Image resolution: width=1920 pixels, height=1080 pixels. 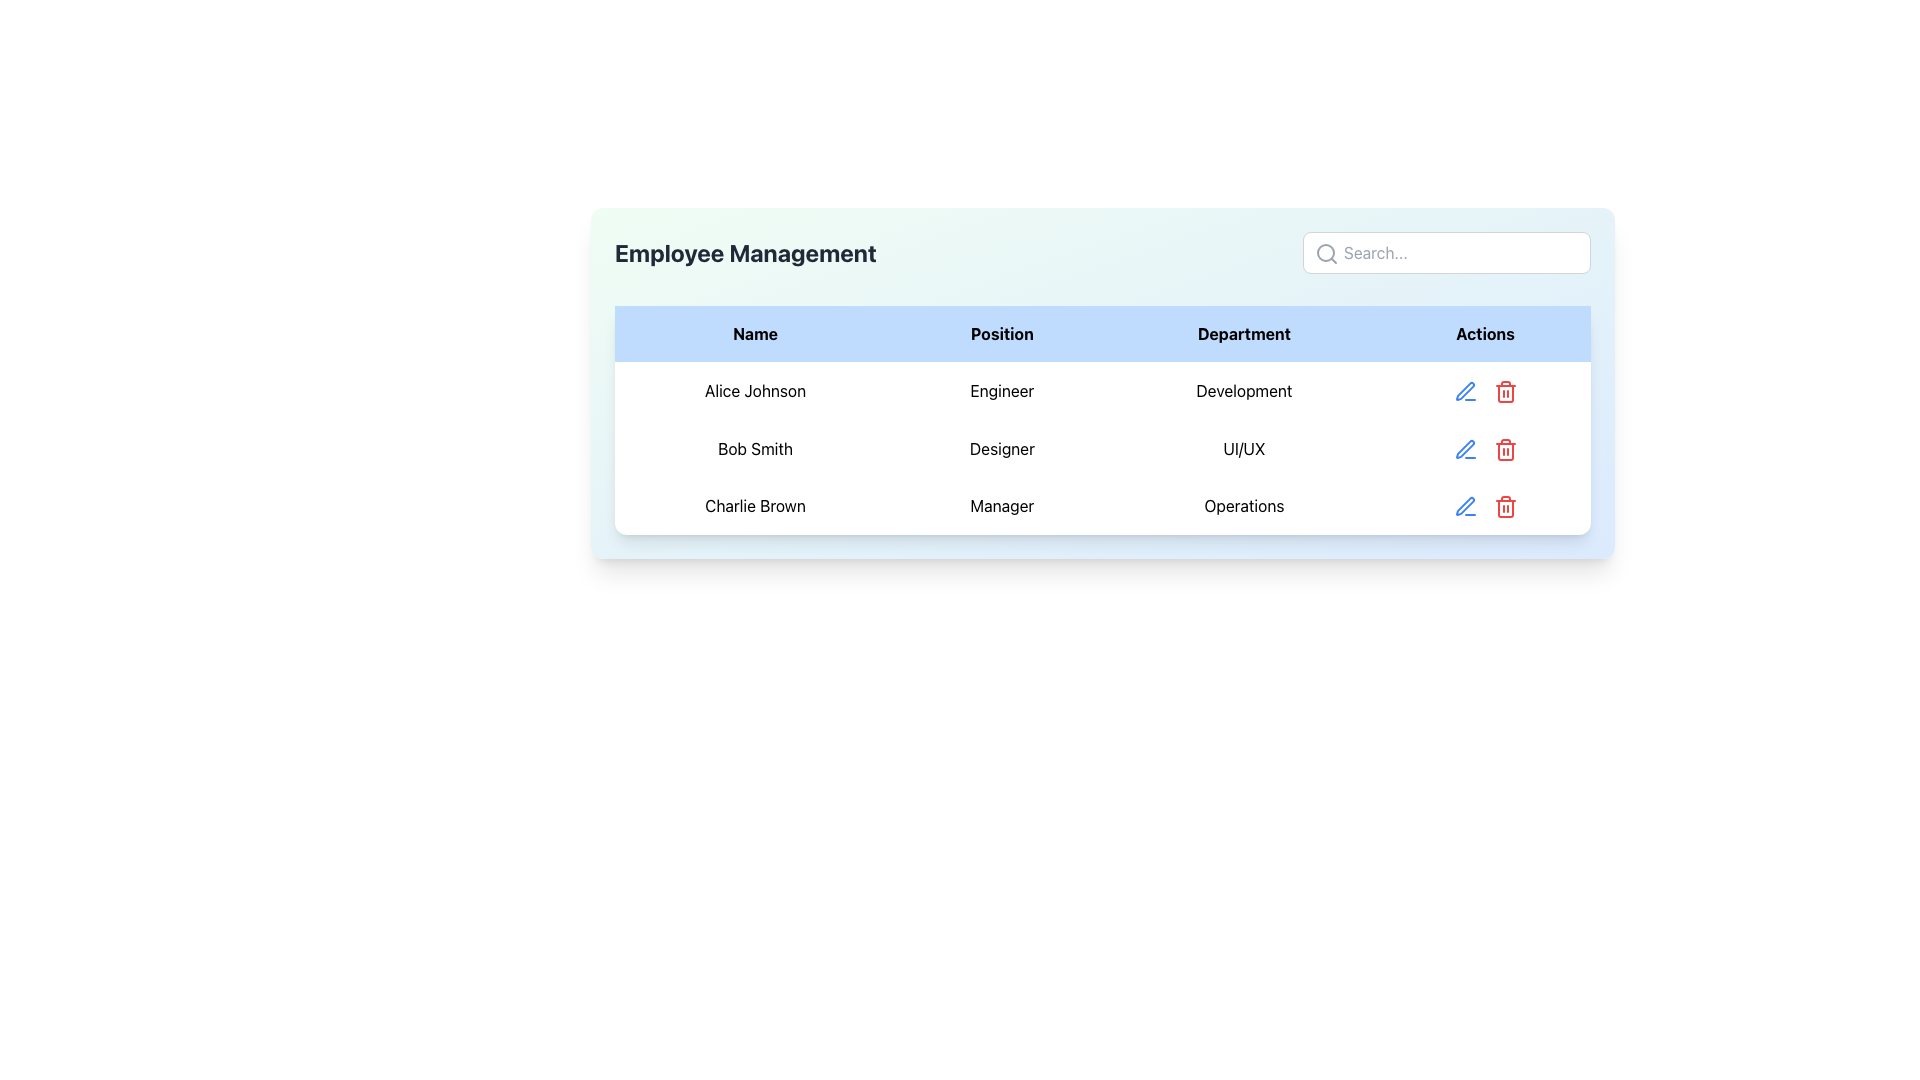 What do you see at coordinates (1243, 390) in the screenshot?
I see `the Text Label displaying the department information for employee 'Alice Johnson' in the table, located in the third column under the 'Department' header` at bounding box center [1243, 390].